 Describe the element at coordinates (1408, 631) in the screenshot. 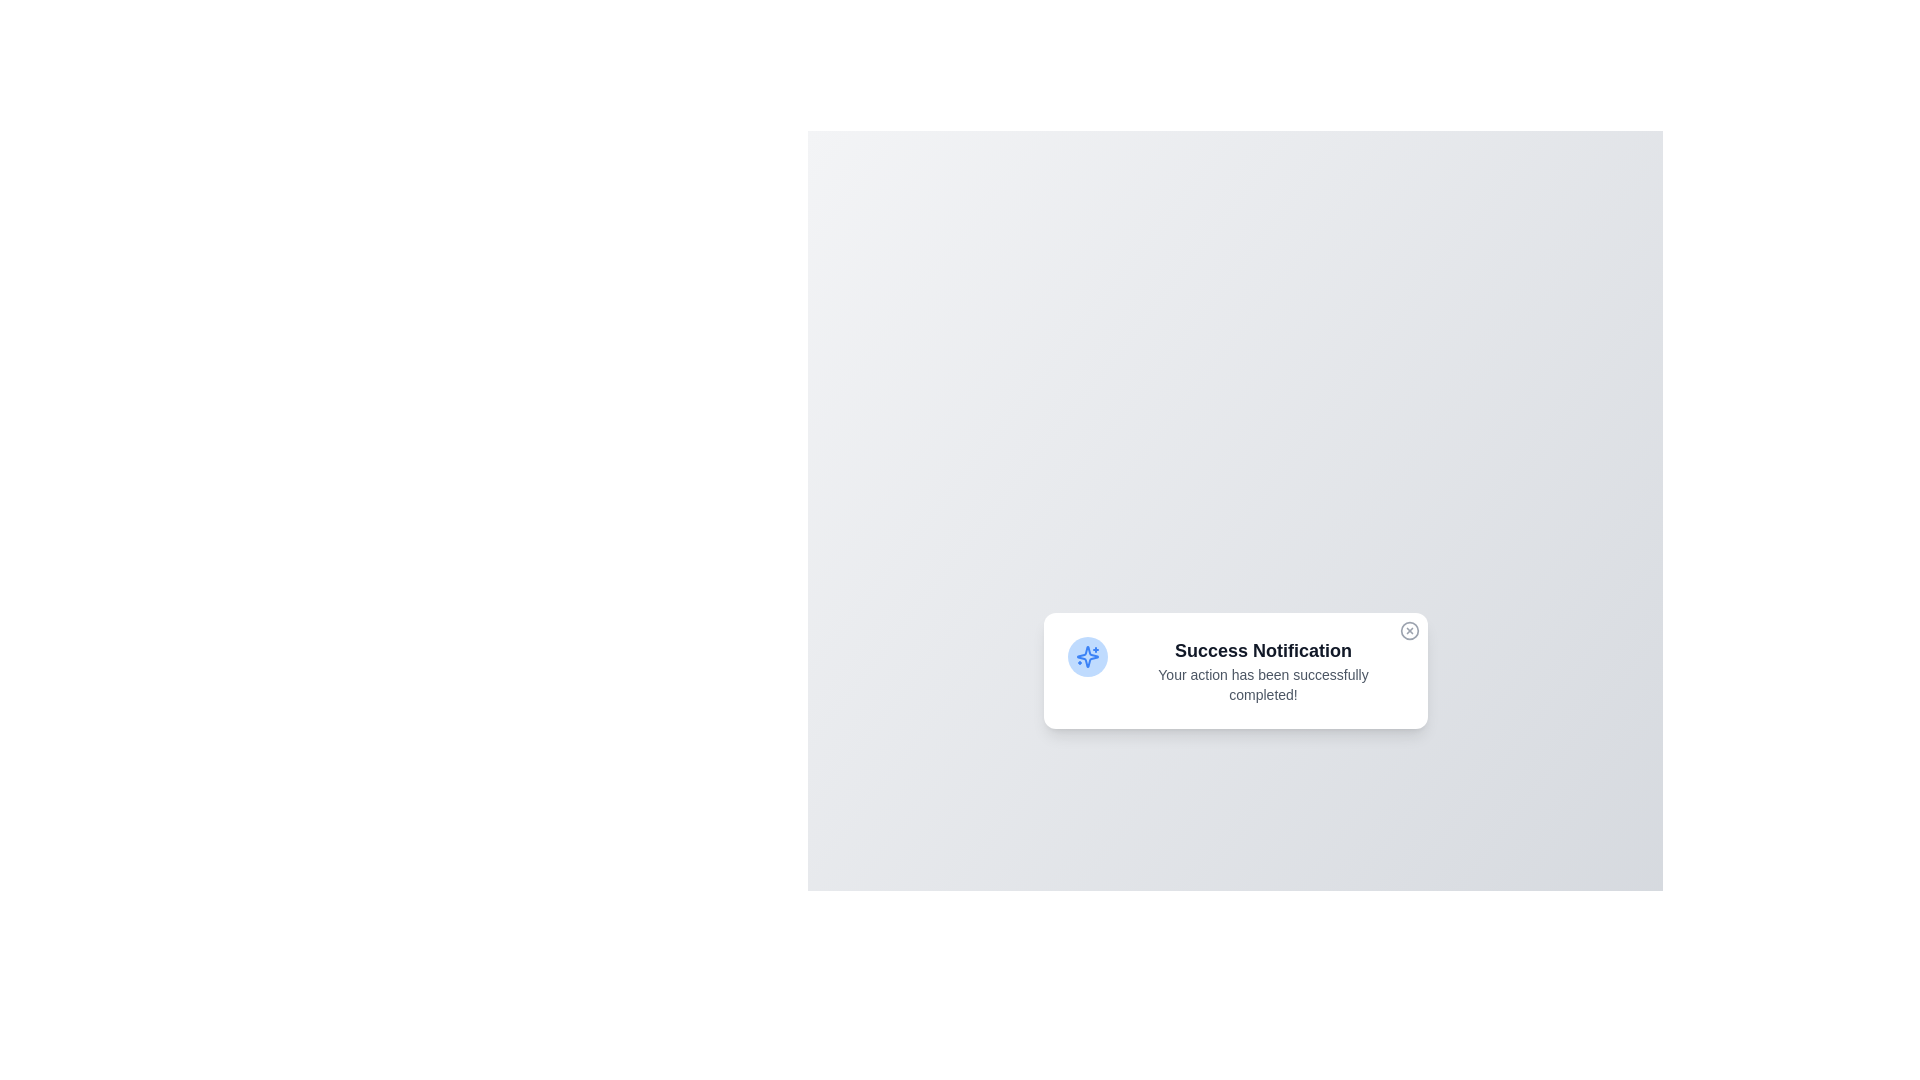

I see `the close button at the top-right corner of the notification to dismiss it` at that location.